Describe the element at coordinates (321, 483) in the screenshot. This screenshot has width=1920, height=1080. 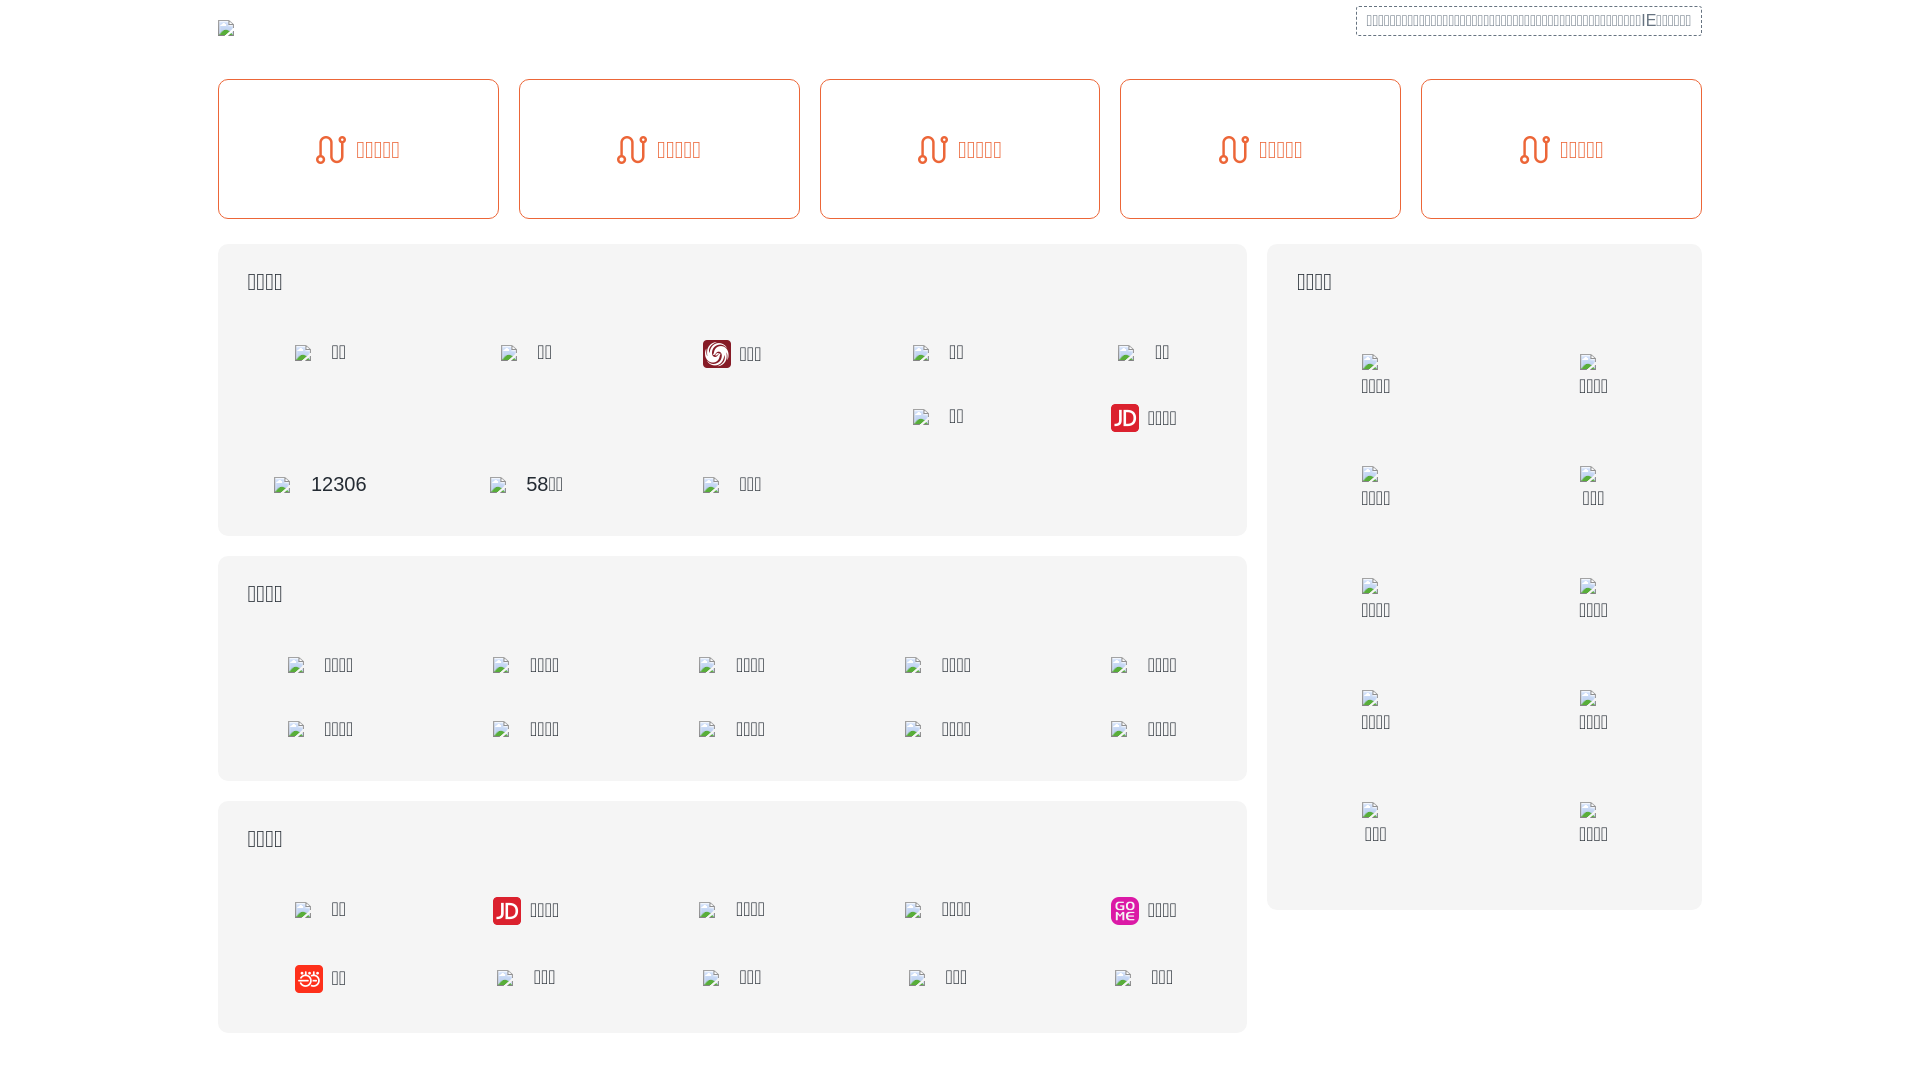
I see `'12306'` at that location.